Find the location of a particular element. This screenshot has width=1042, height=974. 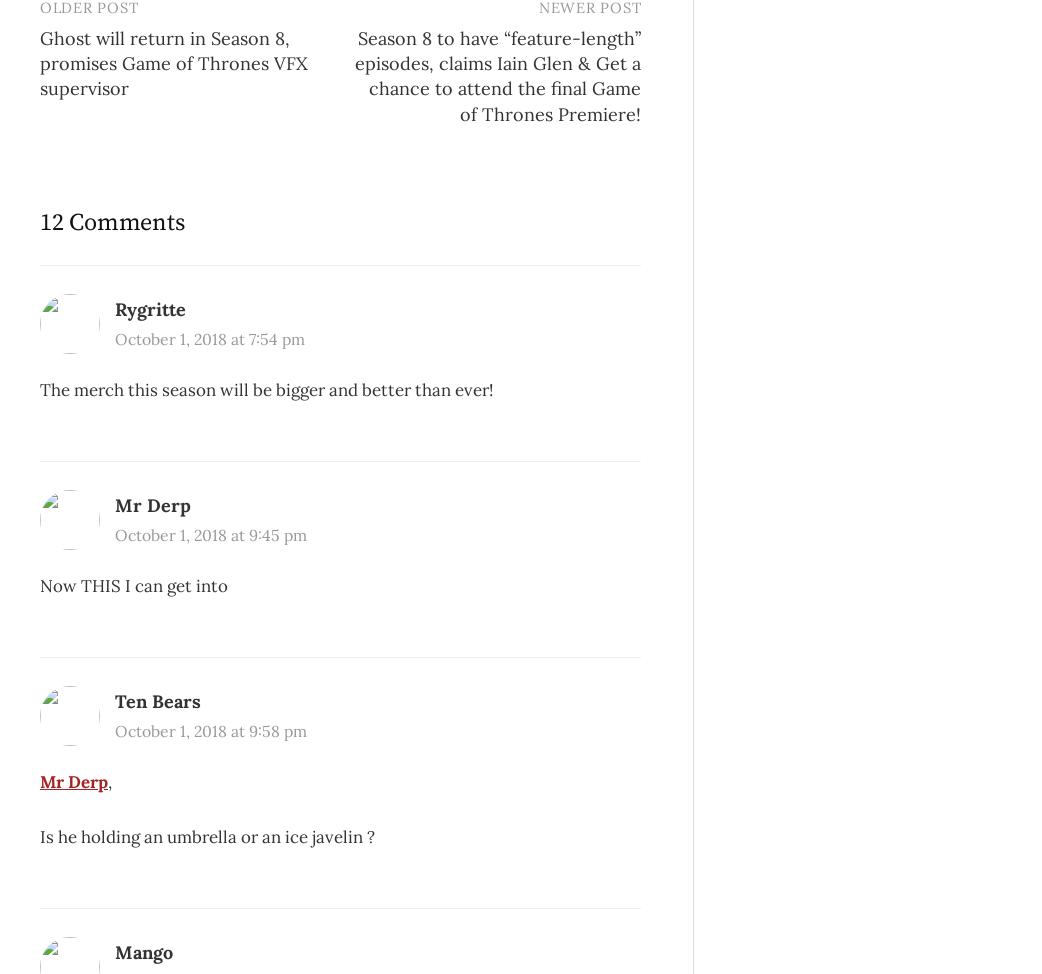

'October 1, 2018 at 7:54 pm' is located at coordinates (208, 338).